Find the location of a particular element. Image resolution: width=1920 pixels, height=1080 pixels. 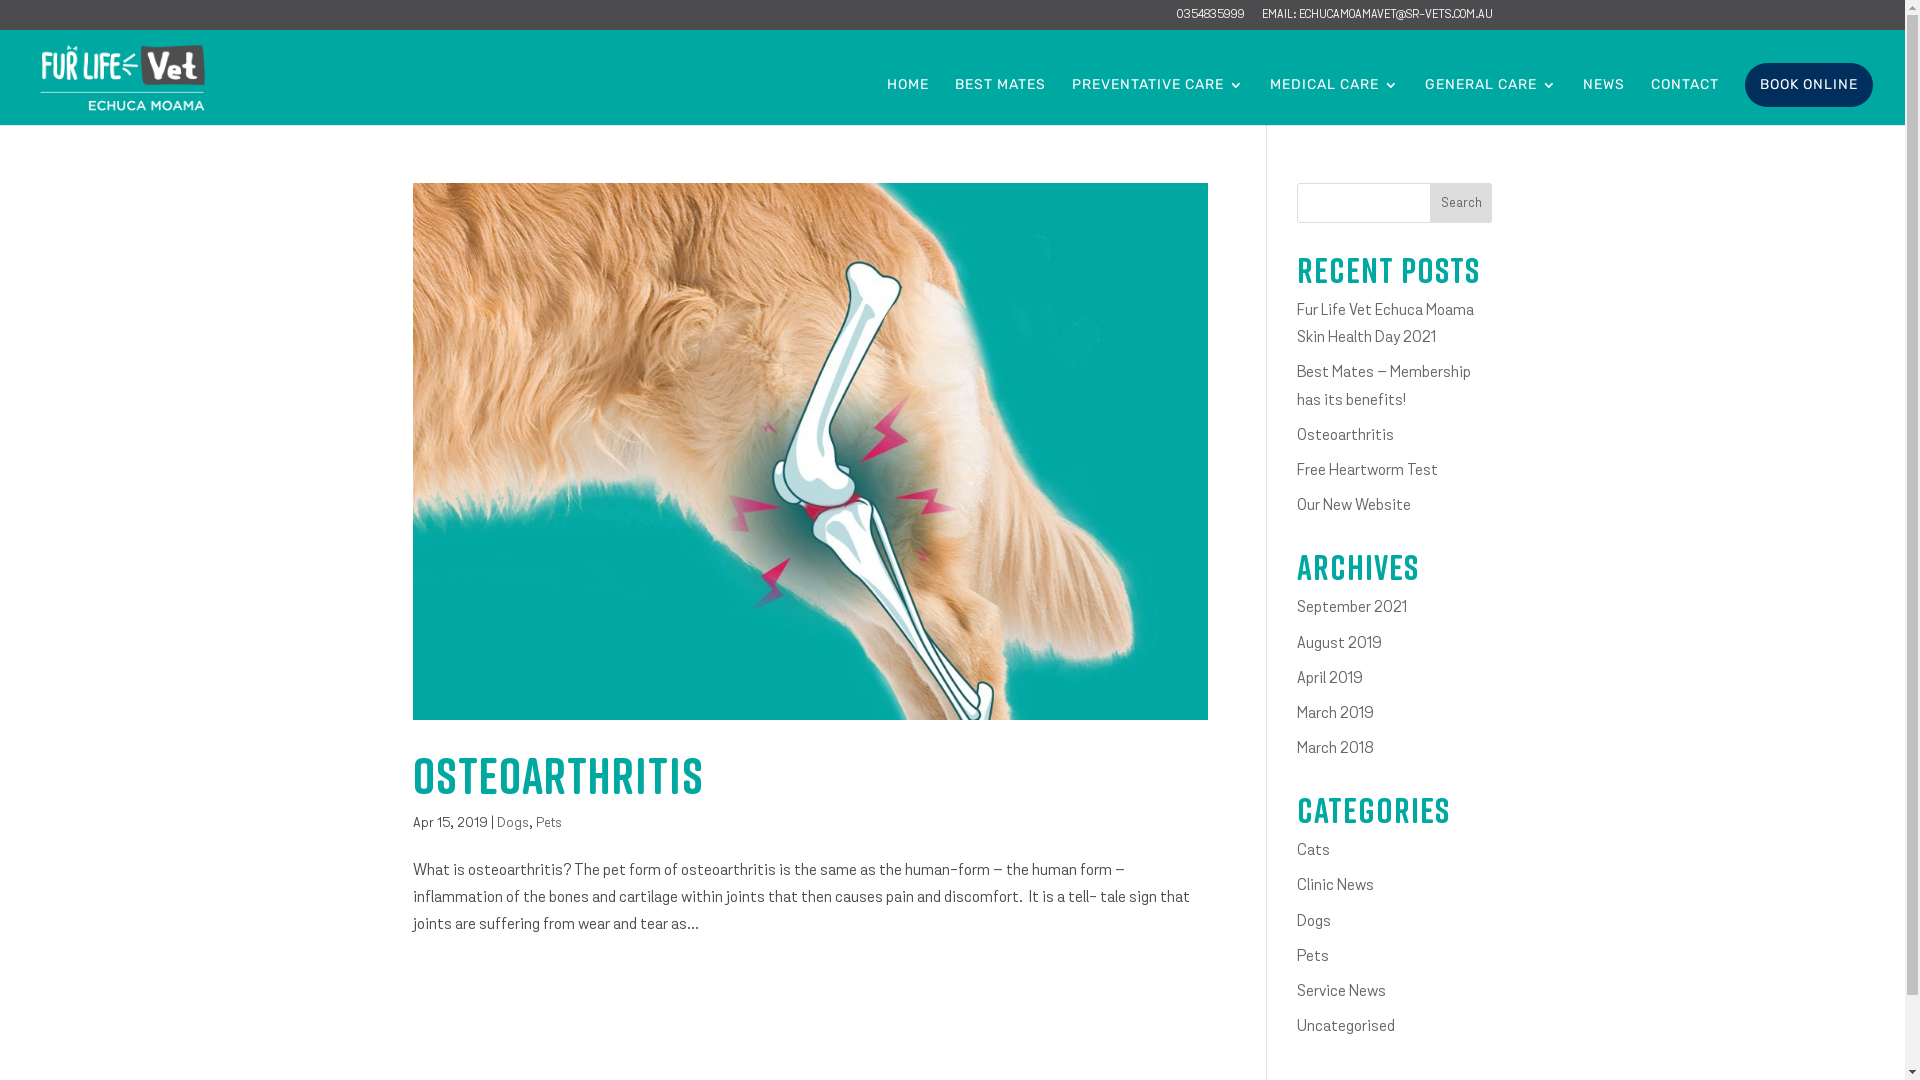

'Clinic News' is located at coordinates (1296, 885).